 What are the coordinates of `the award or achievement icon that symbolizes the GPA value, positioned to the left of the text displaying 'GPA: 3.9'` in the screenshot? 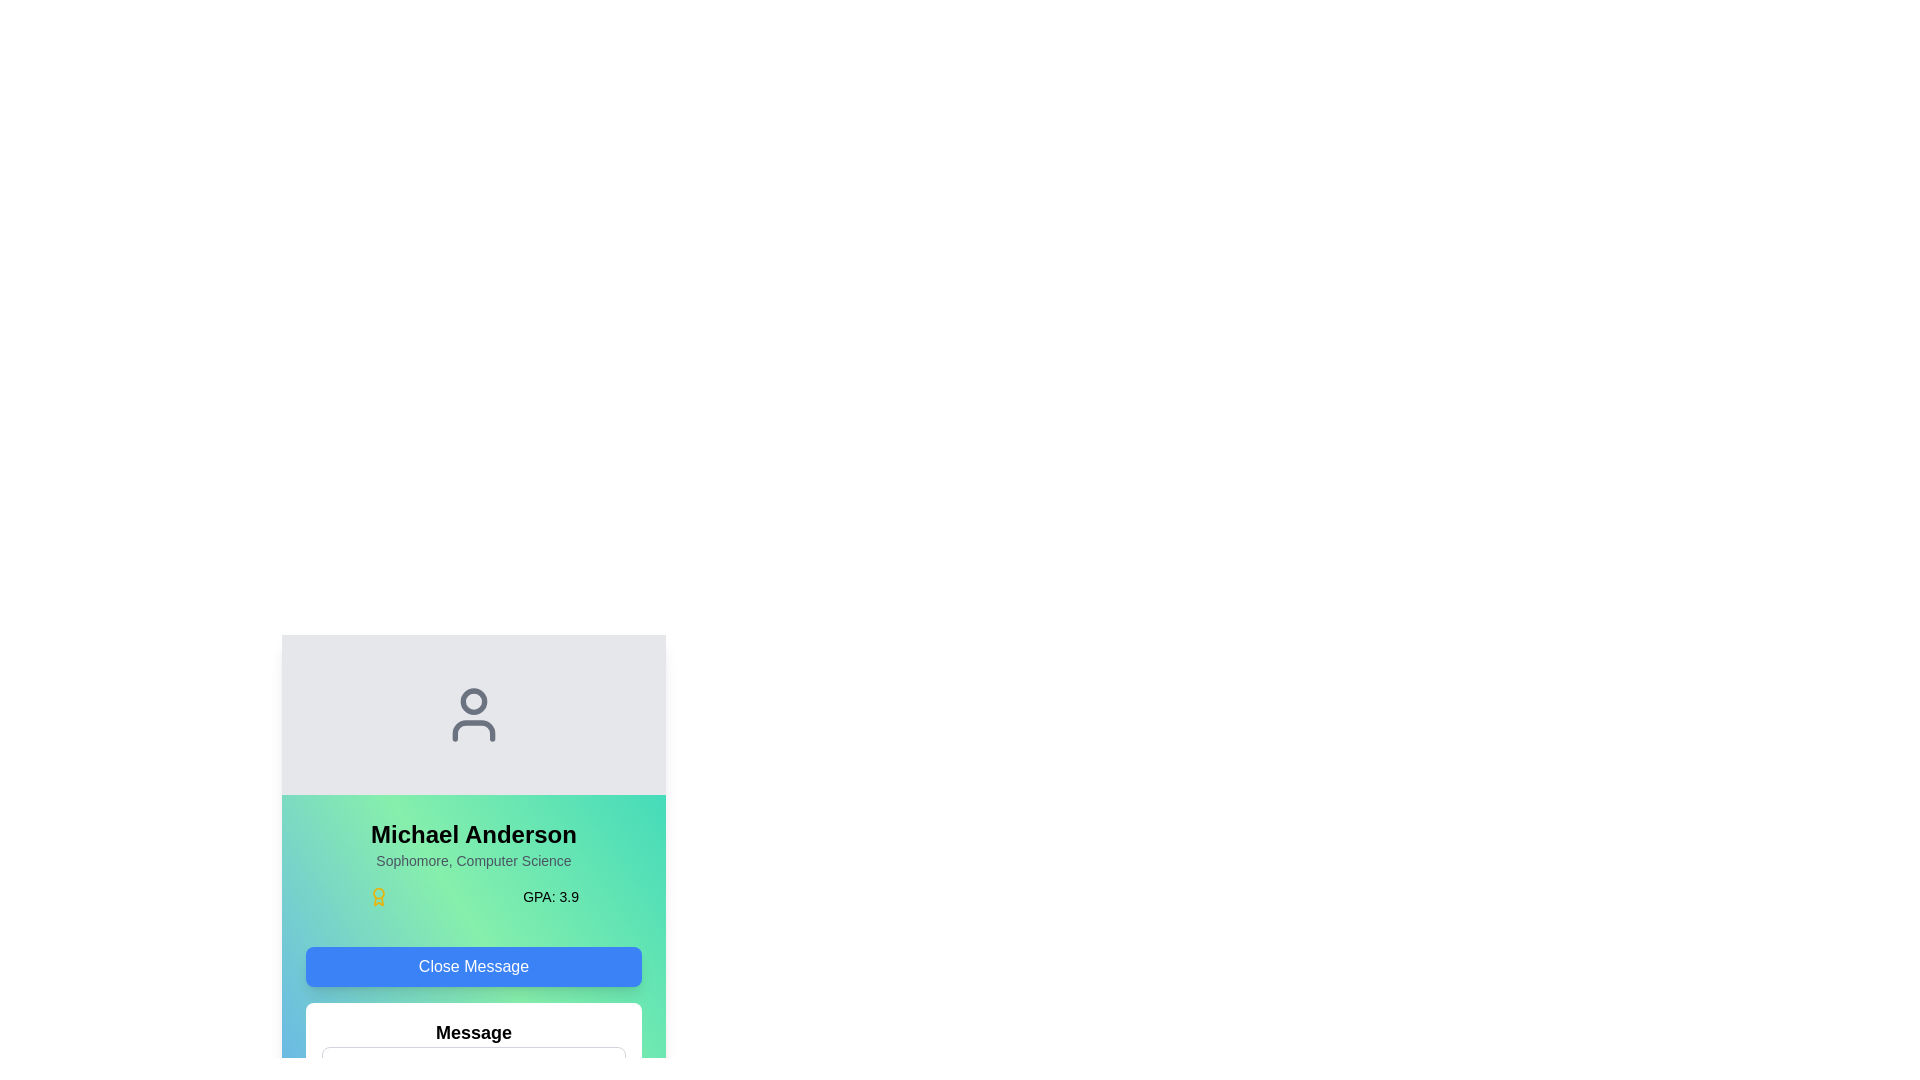 It's located at (379, 896).